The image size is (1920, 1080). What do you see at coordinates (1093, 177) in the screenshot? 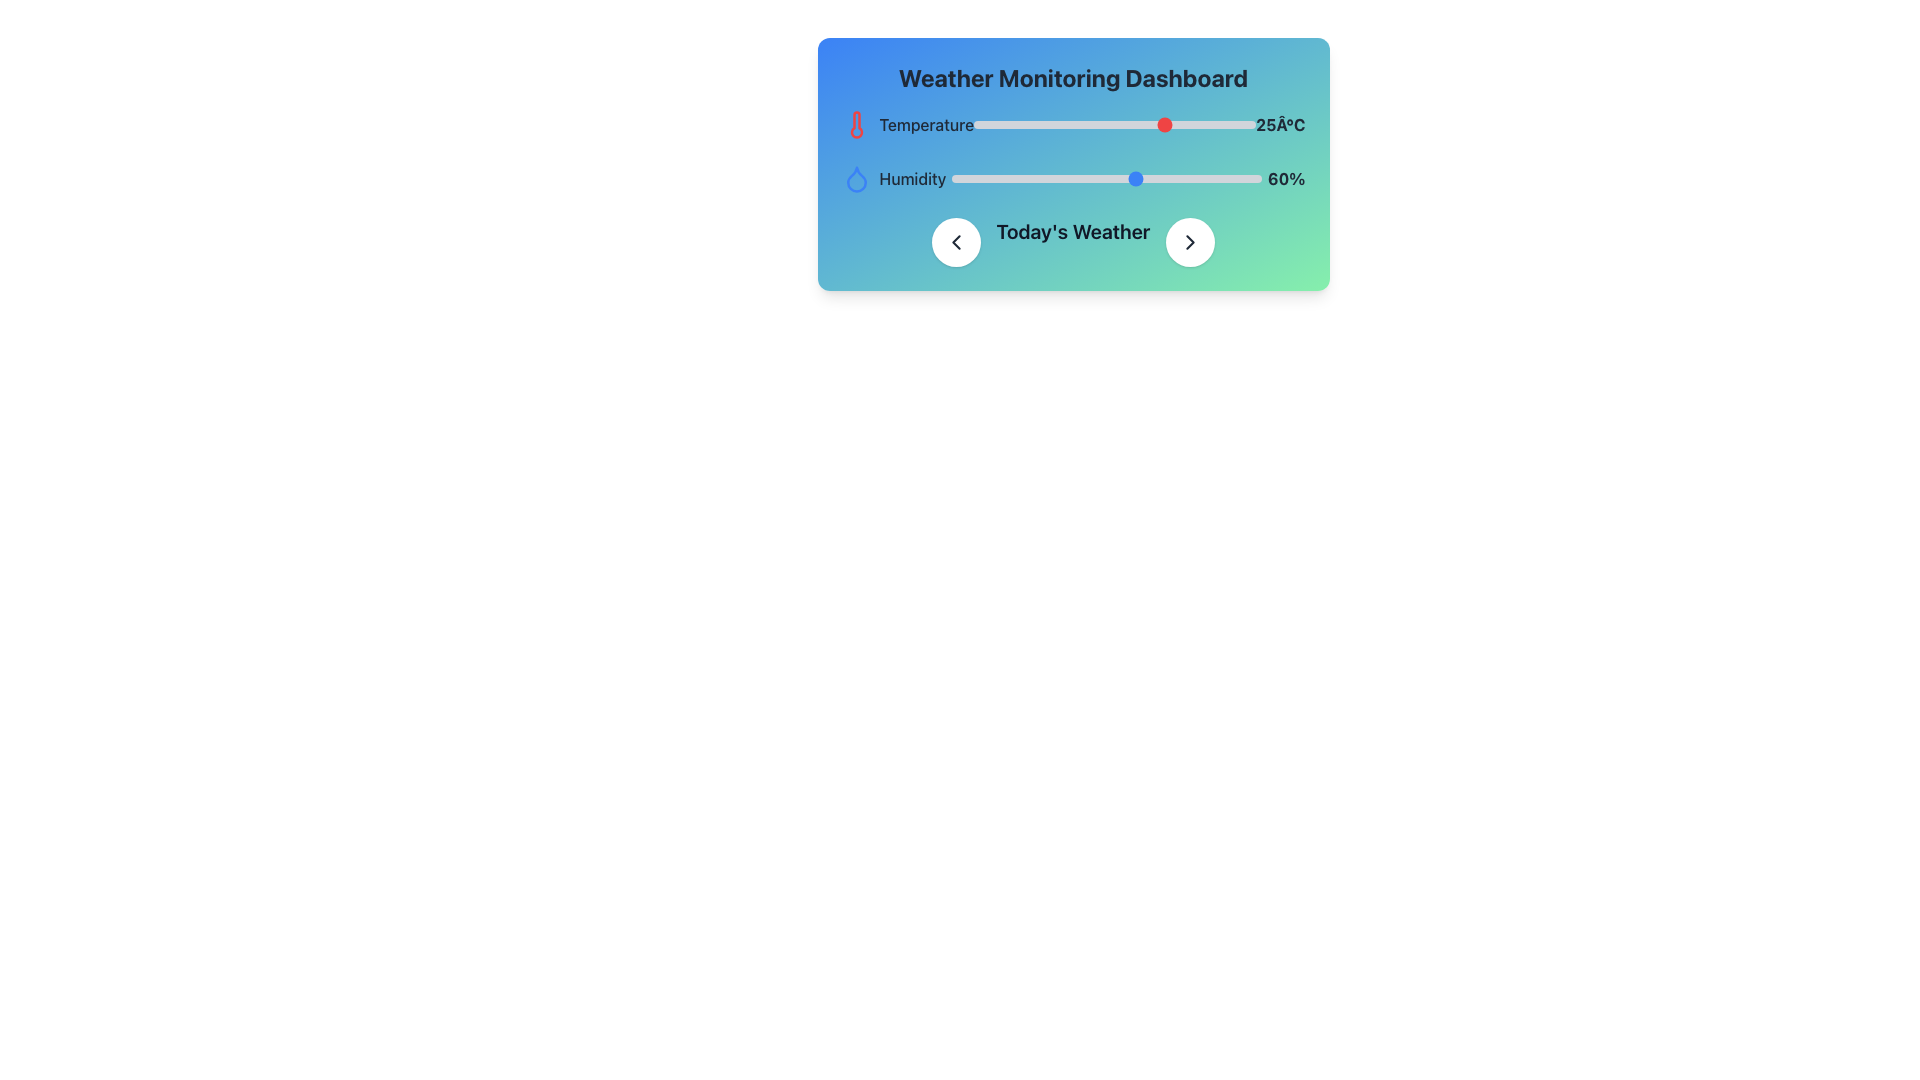
I see `humidity` at bounding box center [1093, 177].